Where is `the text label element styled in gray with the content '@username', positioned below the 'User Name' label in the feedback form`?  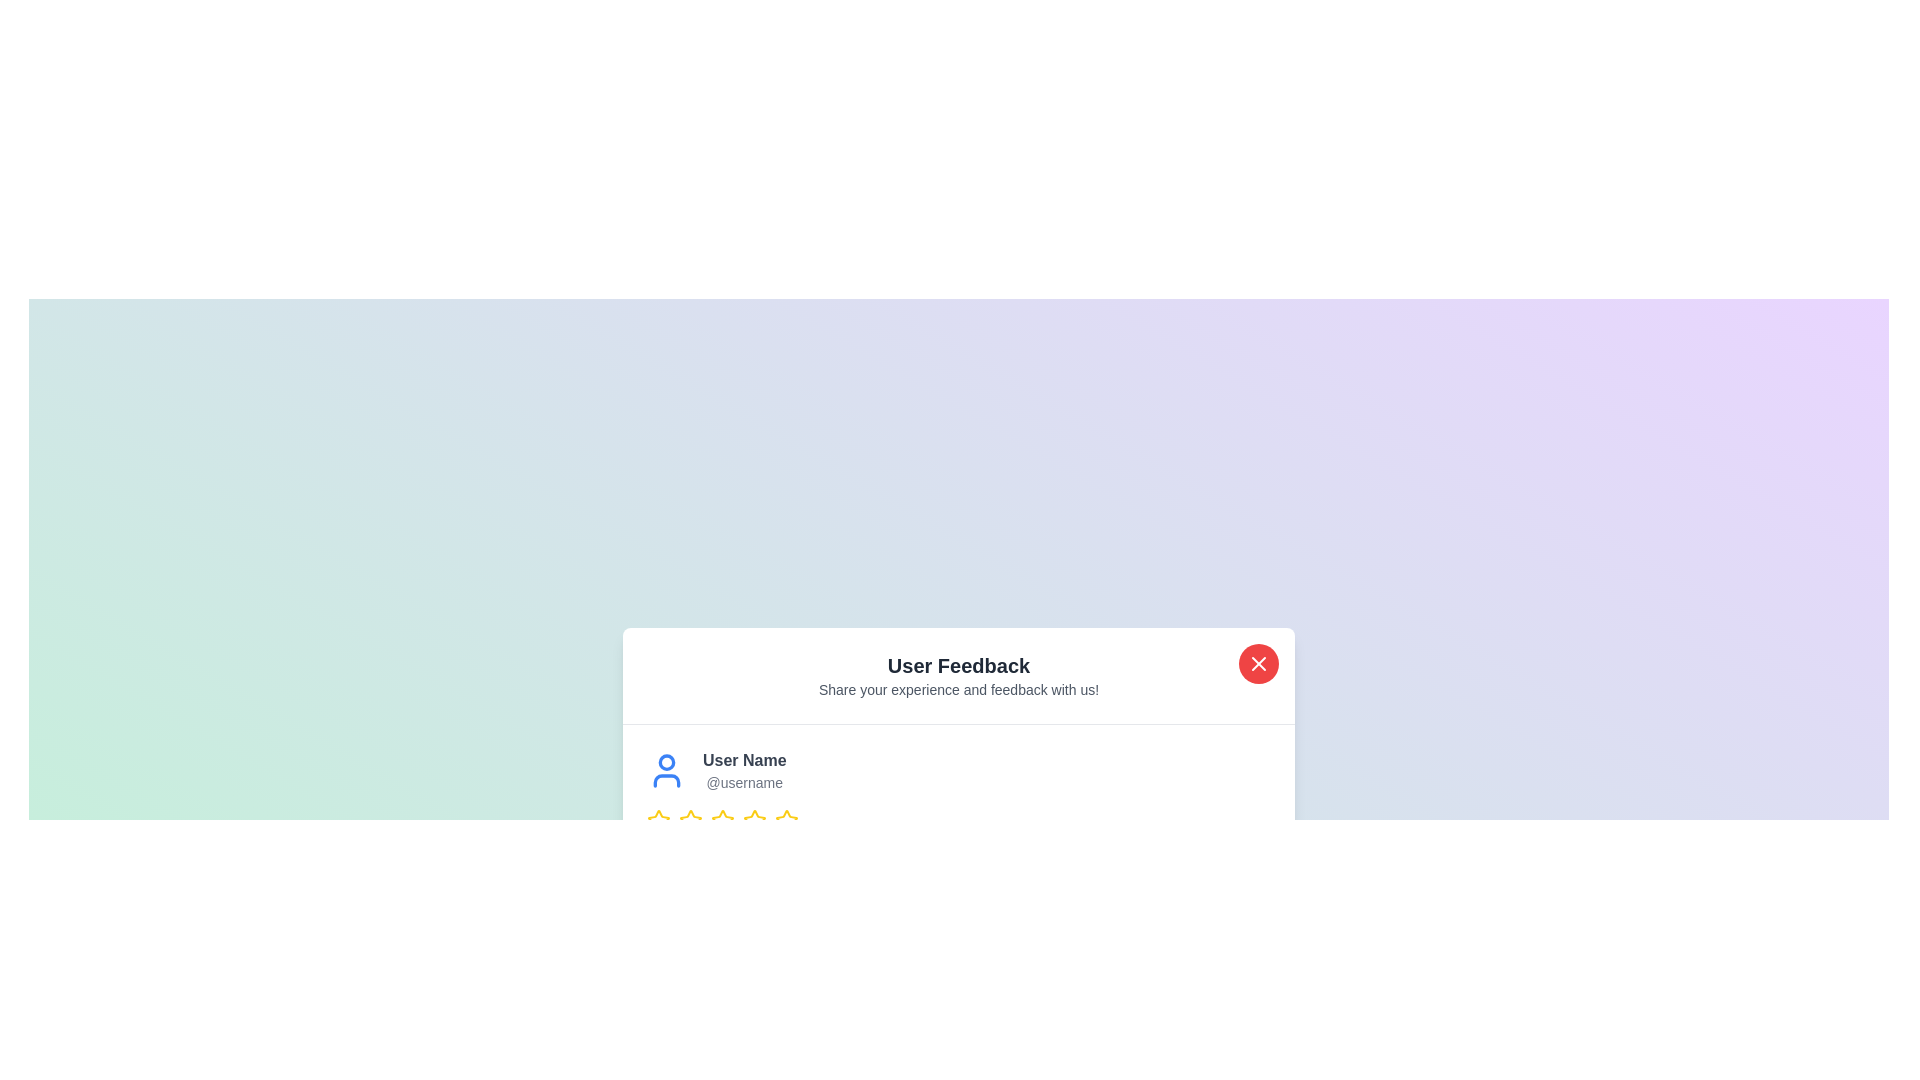 the text label element styled in gray with the content '@username', positioned below the 'User Name' label in the feedback form is located at coordinates (743, 781).